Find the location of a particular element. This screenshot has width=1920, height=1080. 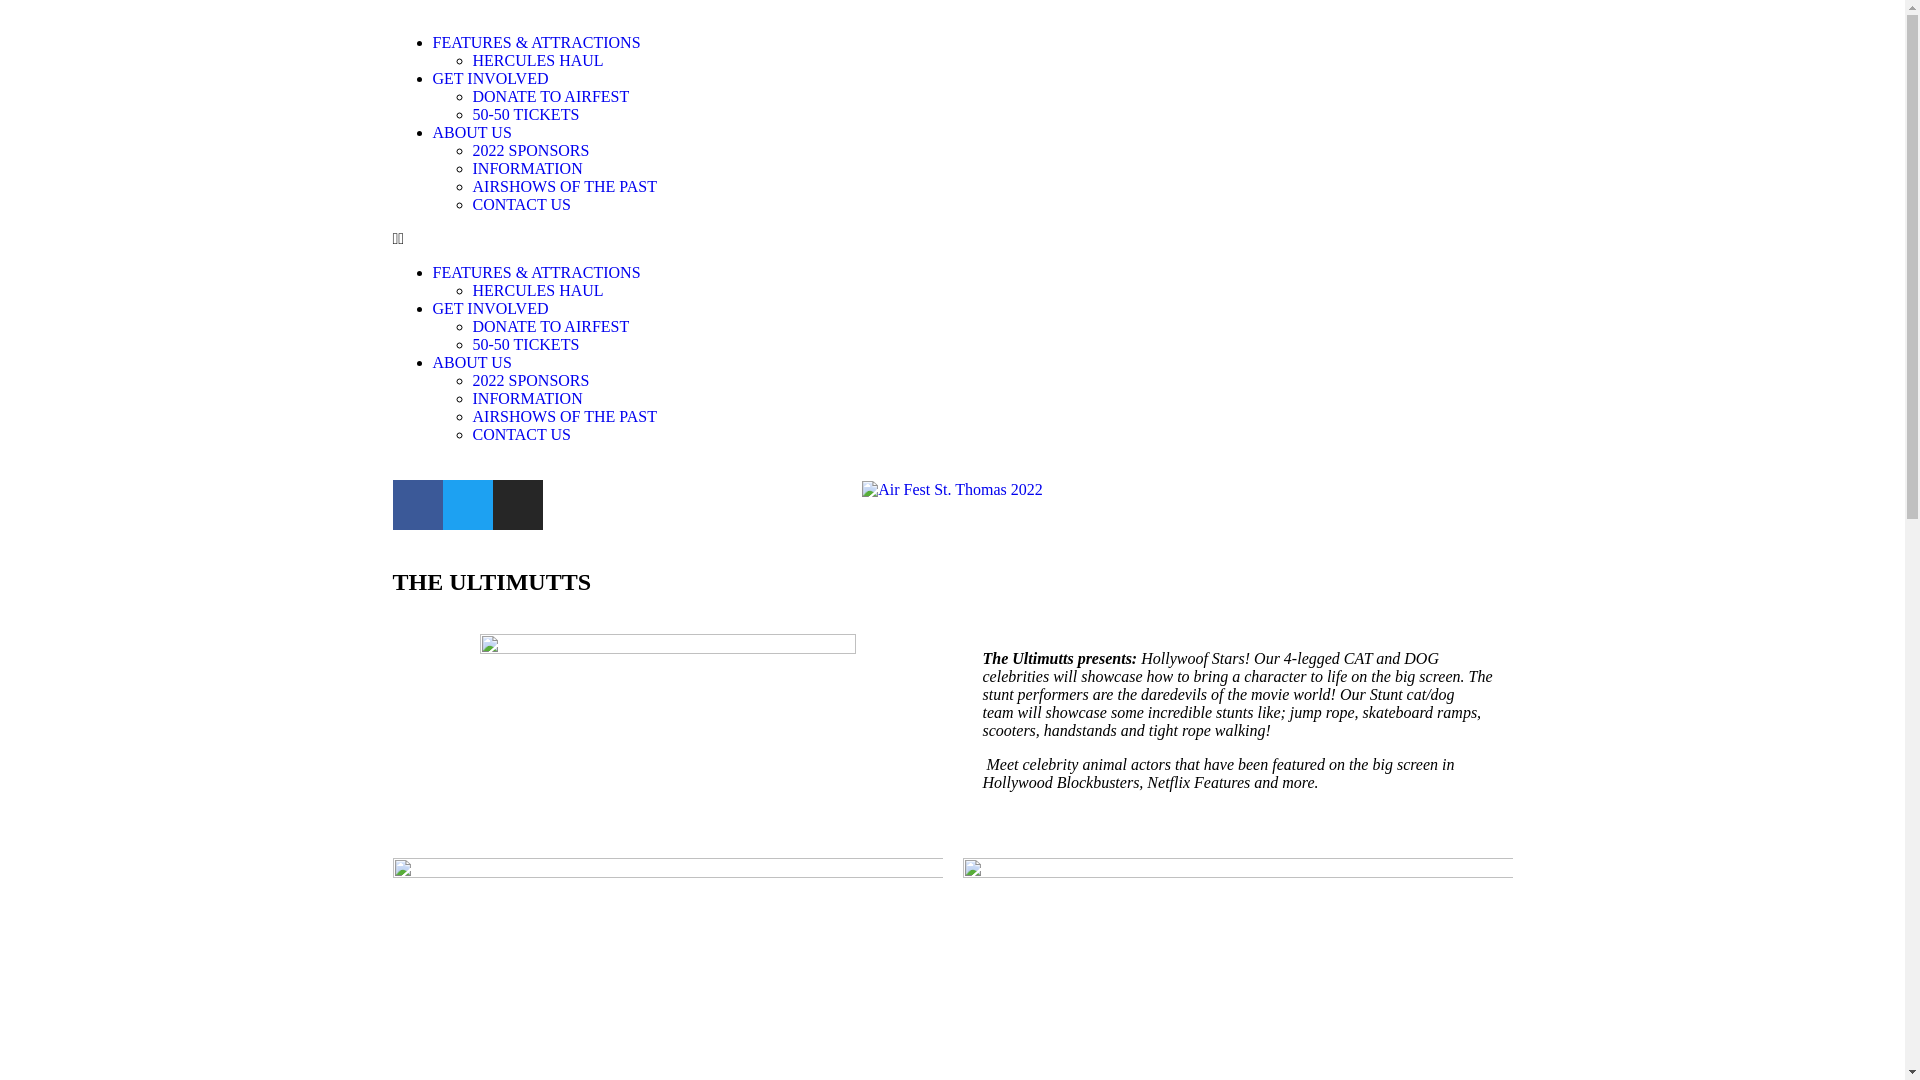

'2022 SPONSORS' is located at coordinates (530, 149).